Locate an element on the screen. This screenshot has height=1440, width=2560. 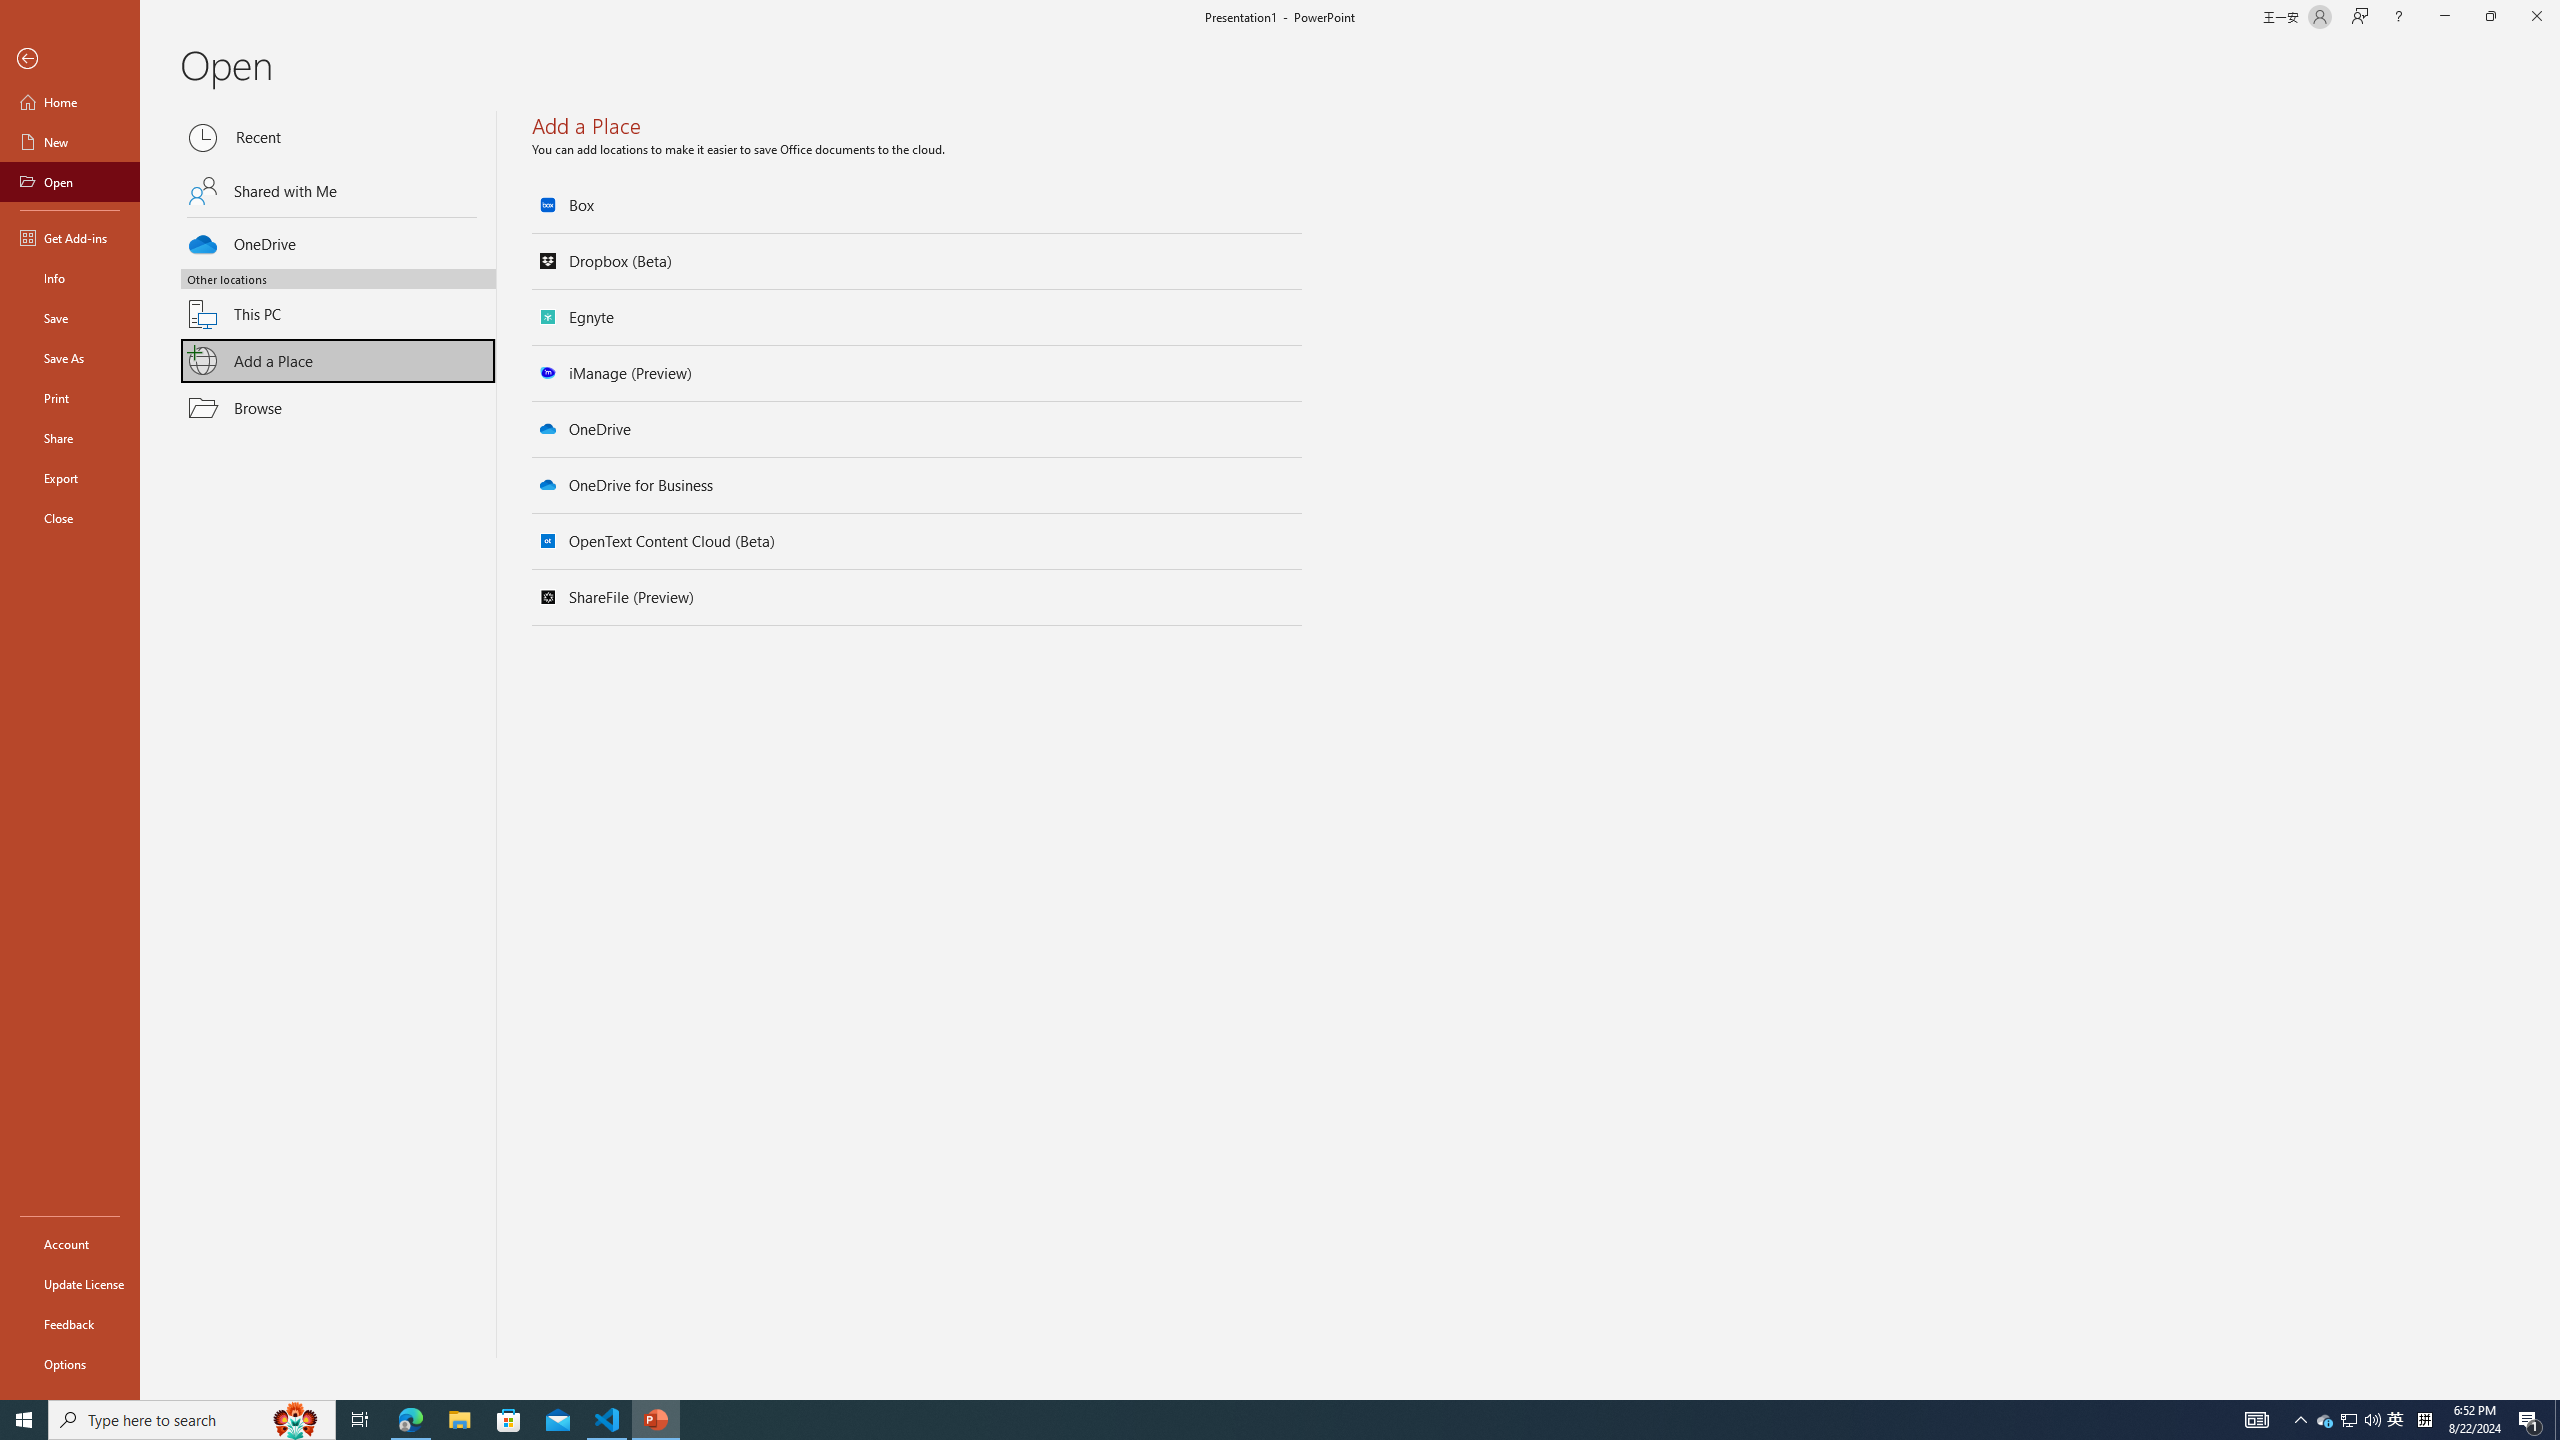
'Back' is located at coordinates (69, 58).